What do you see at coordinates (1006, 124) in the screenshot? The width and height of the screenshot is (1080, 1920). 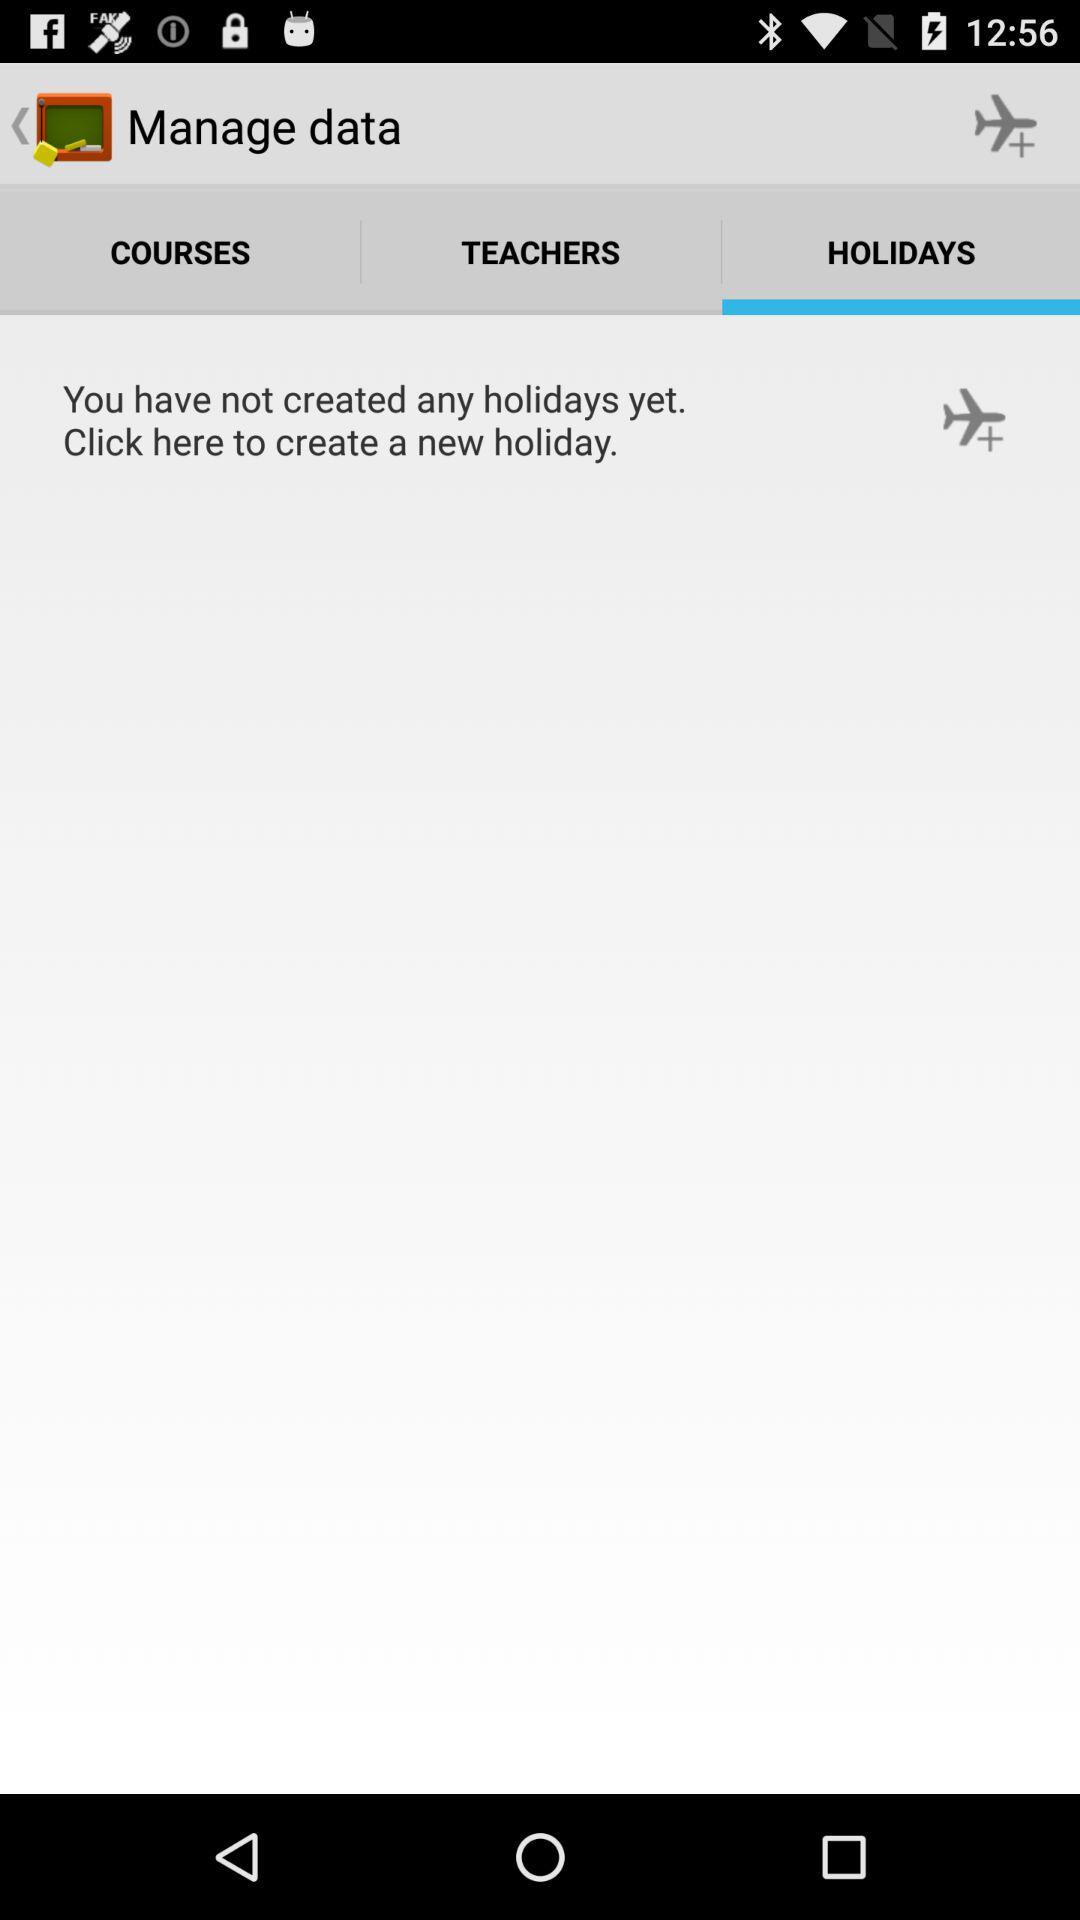 I see `app above holidays item` at bounding box center [1006, 124].